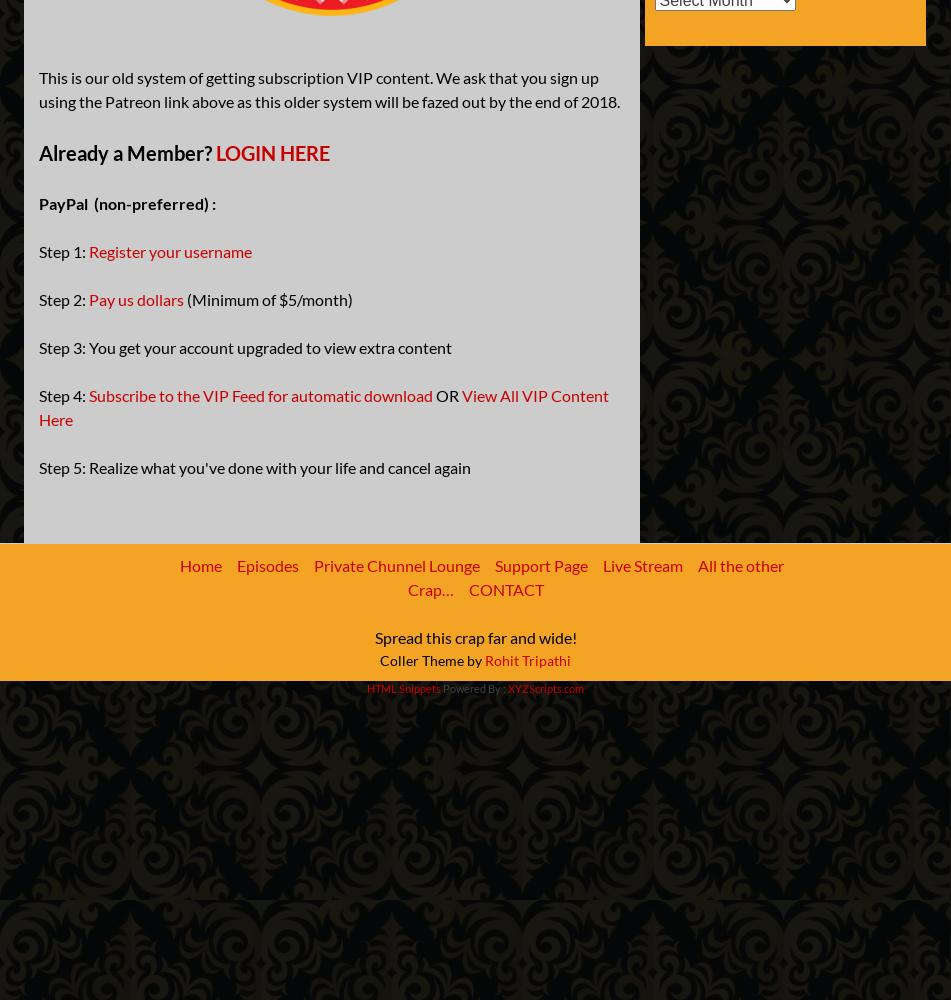  I want to click on 'Live Stream', so click(602, 564).